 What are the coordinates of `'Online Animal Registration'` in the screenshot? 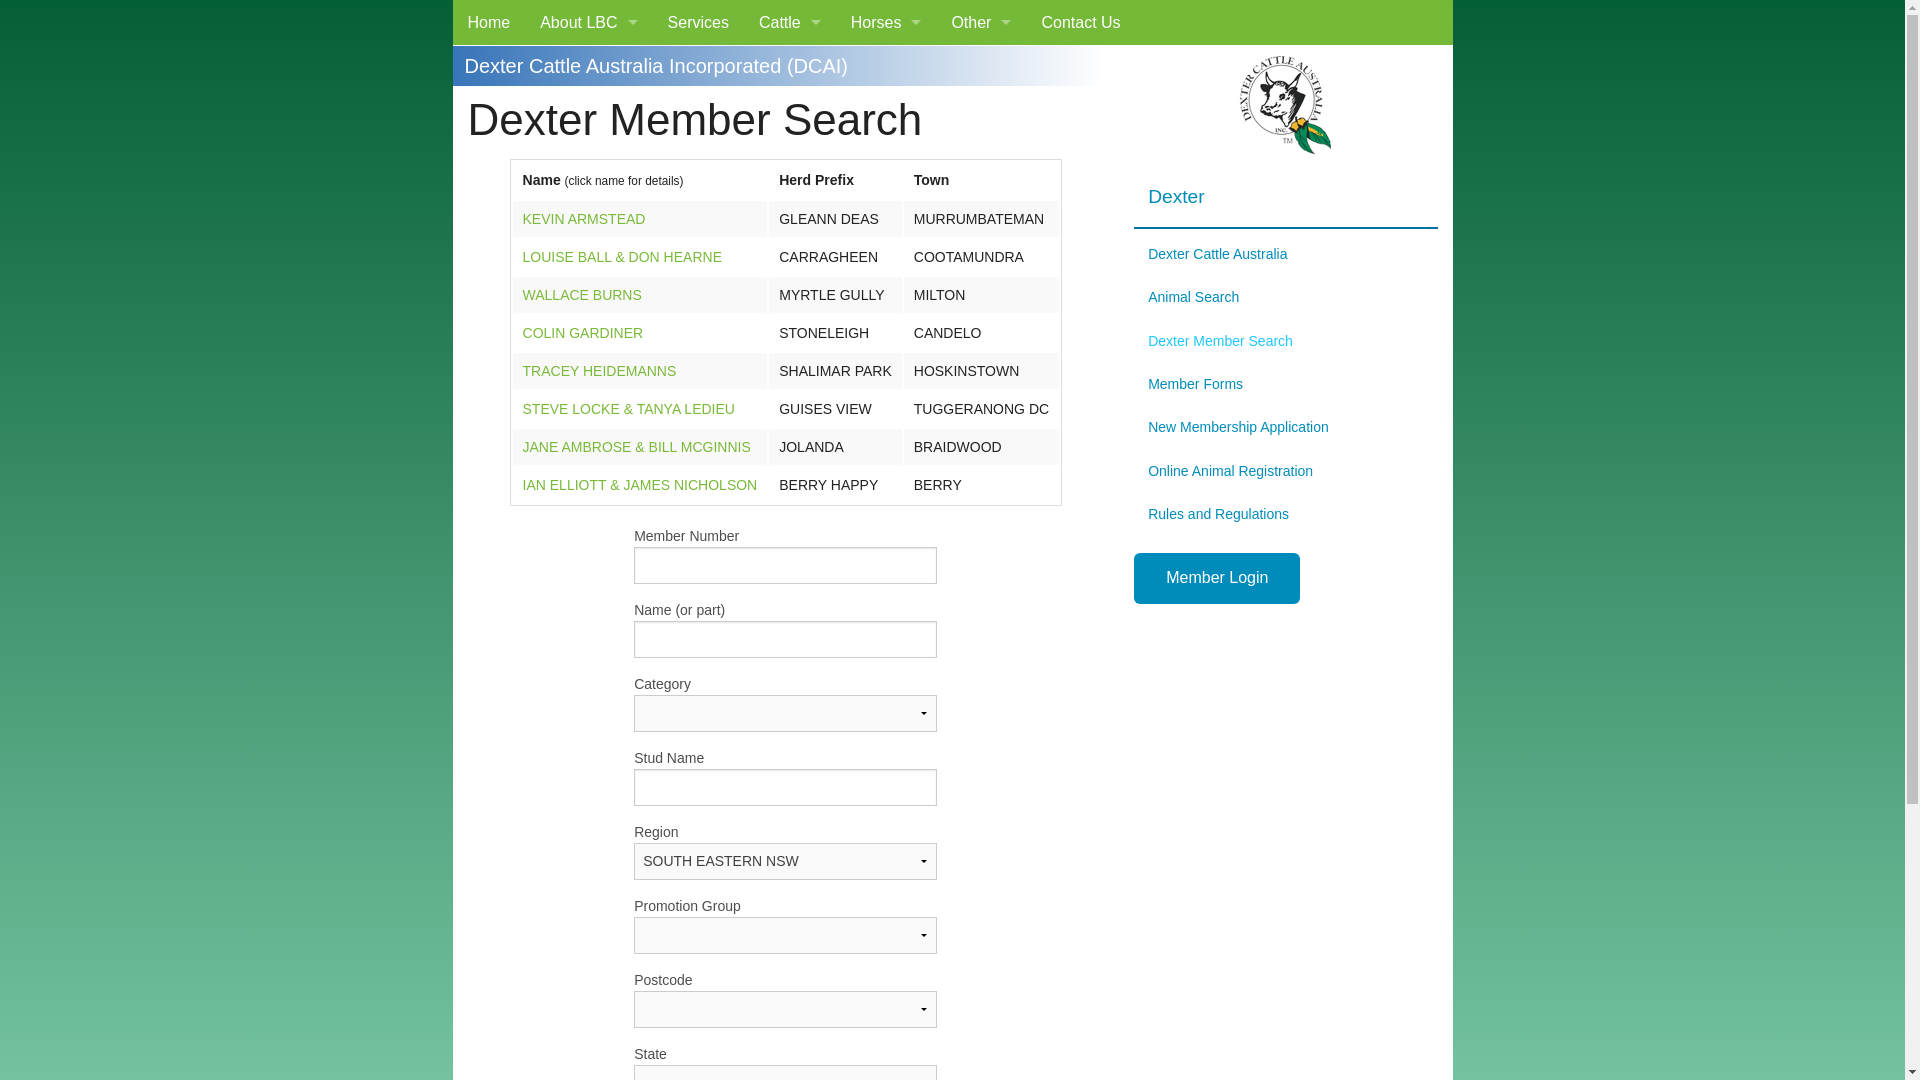 It's located at (1285, 470).